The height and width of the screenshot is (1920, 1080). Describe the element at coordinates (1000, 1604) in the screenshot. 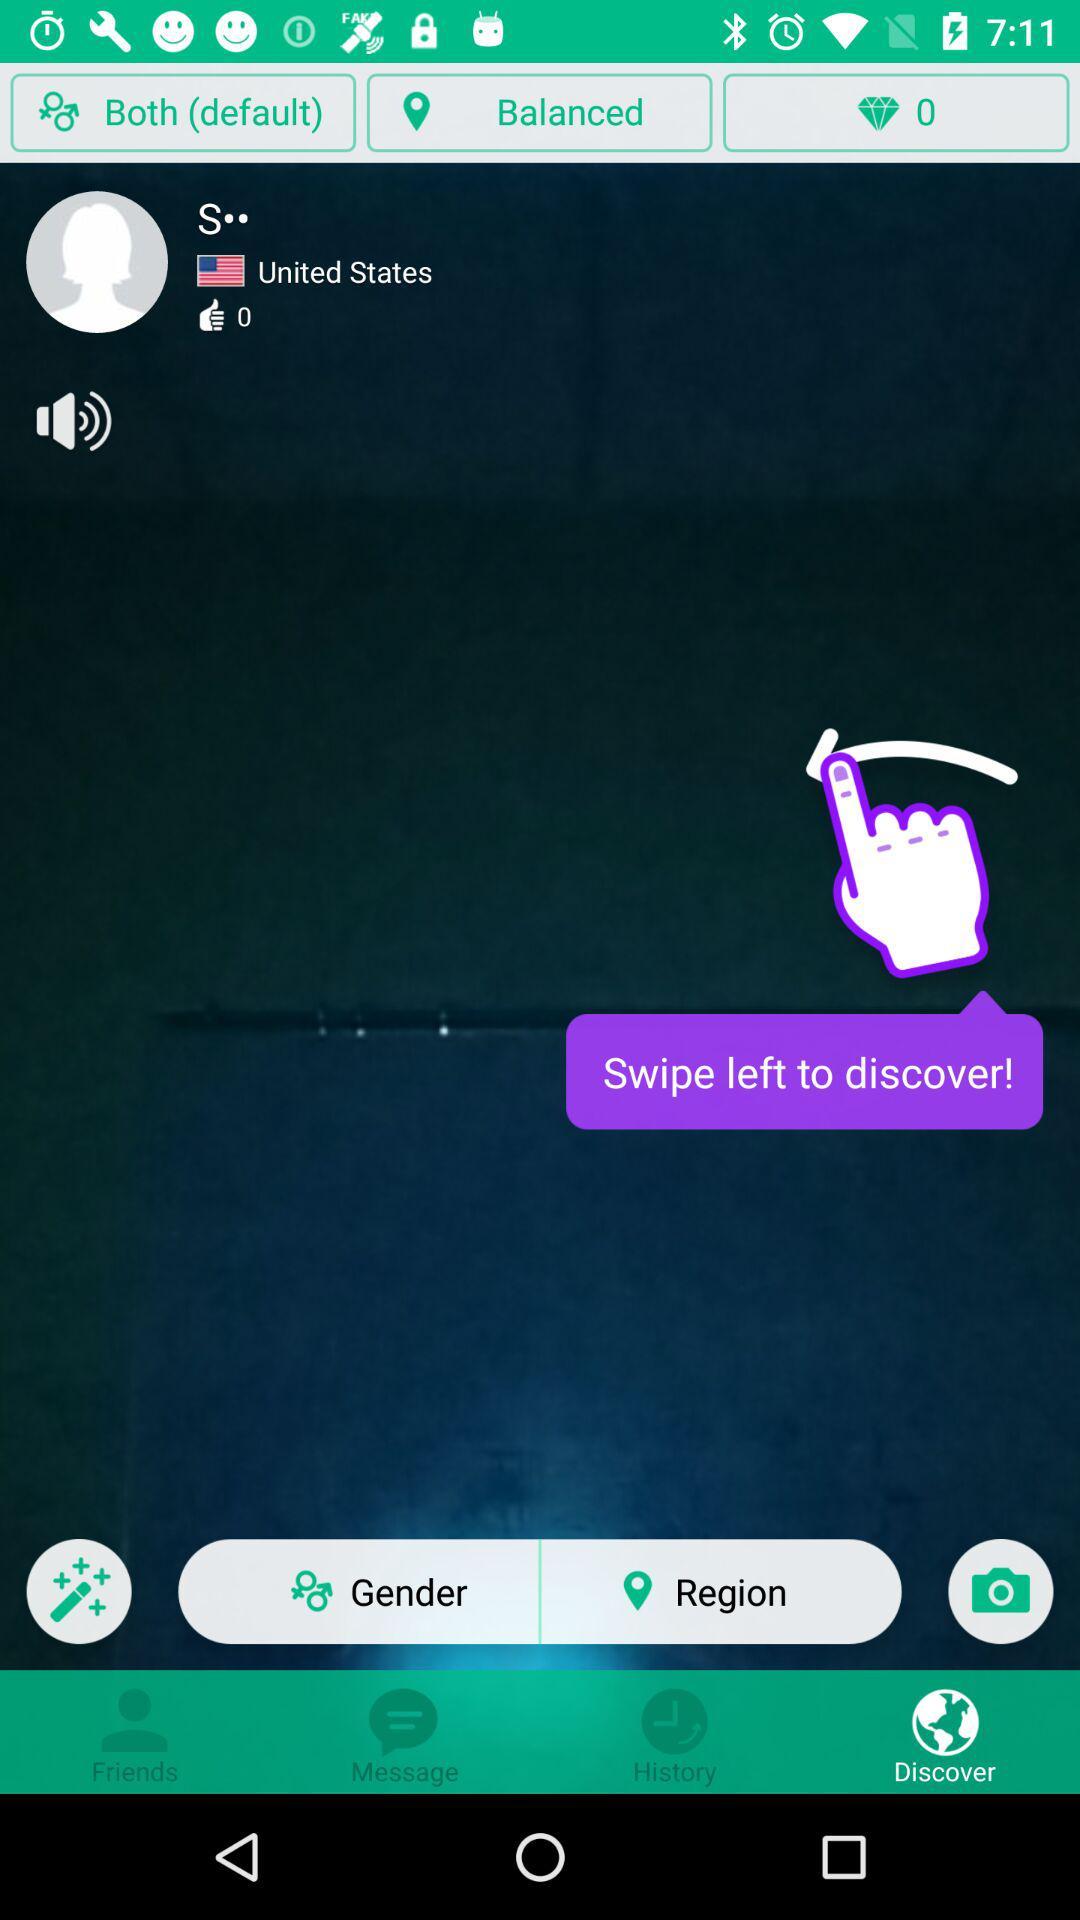

I see `item next to region item` at that location.